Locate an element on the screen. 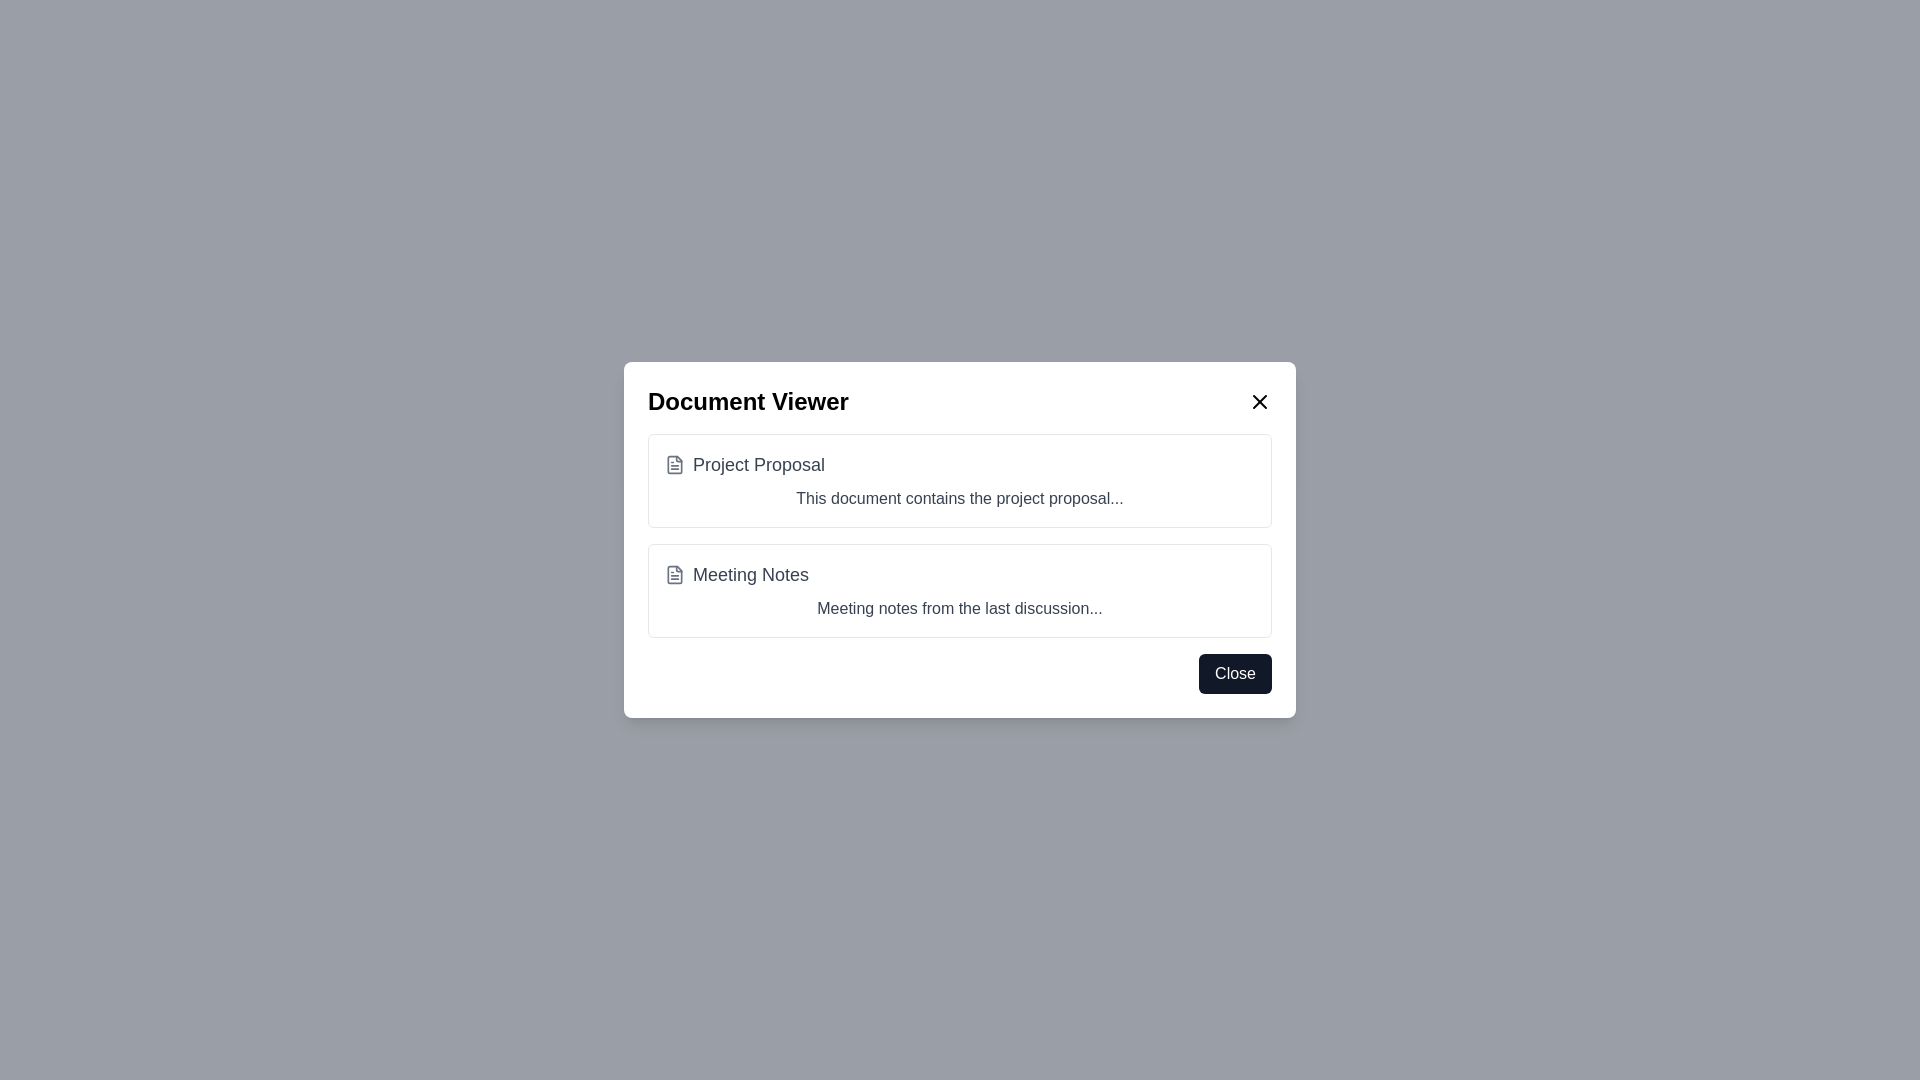 This screenshot has width=1920, height=1080. the 'Close' icon graphic located in the top-right corner of the 'Document Viewer' modal is located at coordinates (1258, 401).